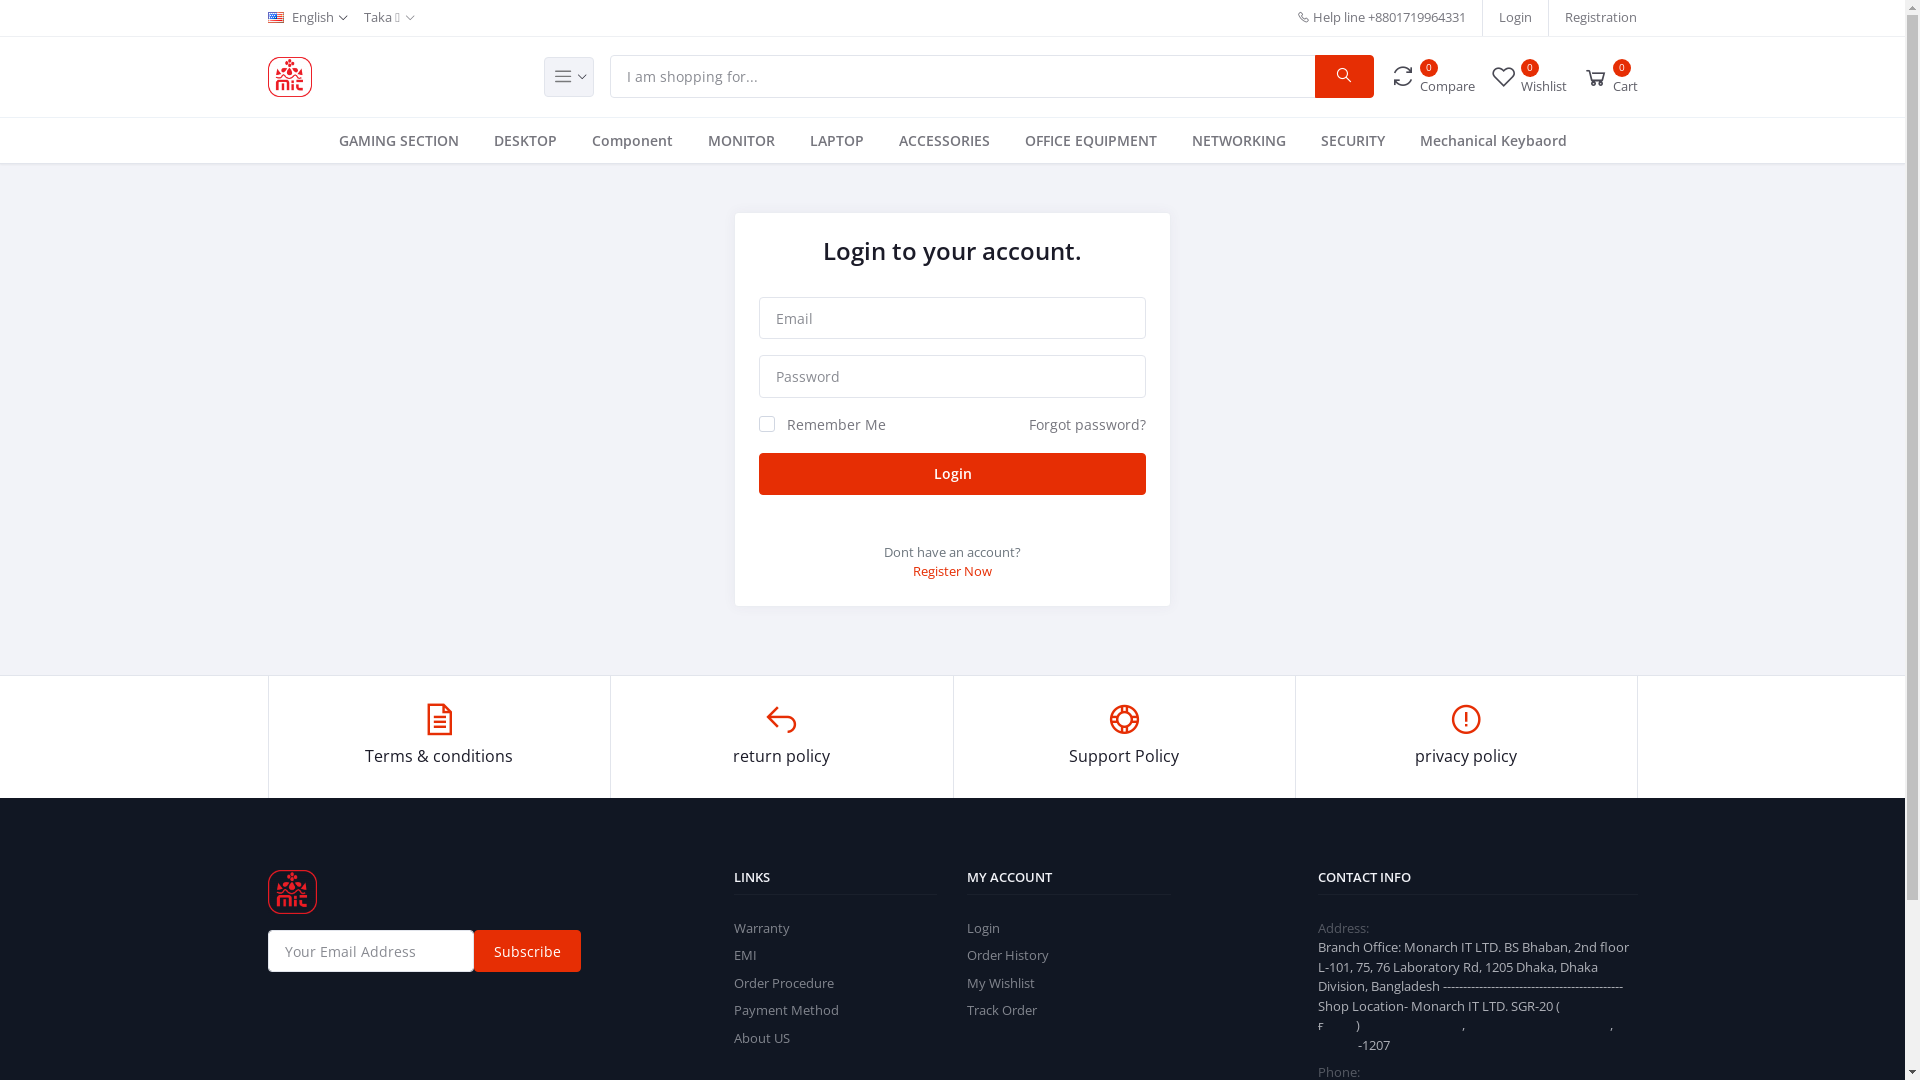  What do you see at coordinates (1086, 423) in the screenshot?
I see `'Forgot password?'` at bounding box center [1086, 423].